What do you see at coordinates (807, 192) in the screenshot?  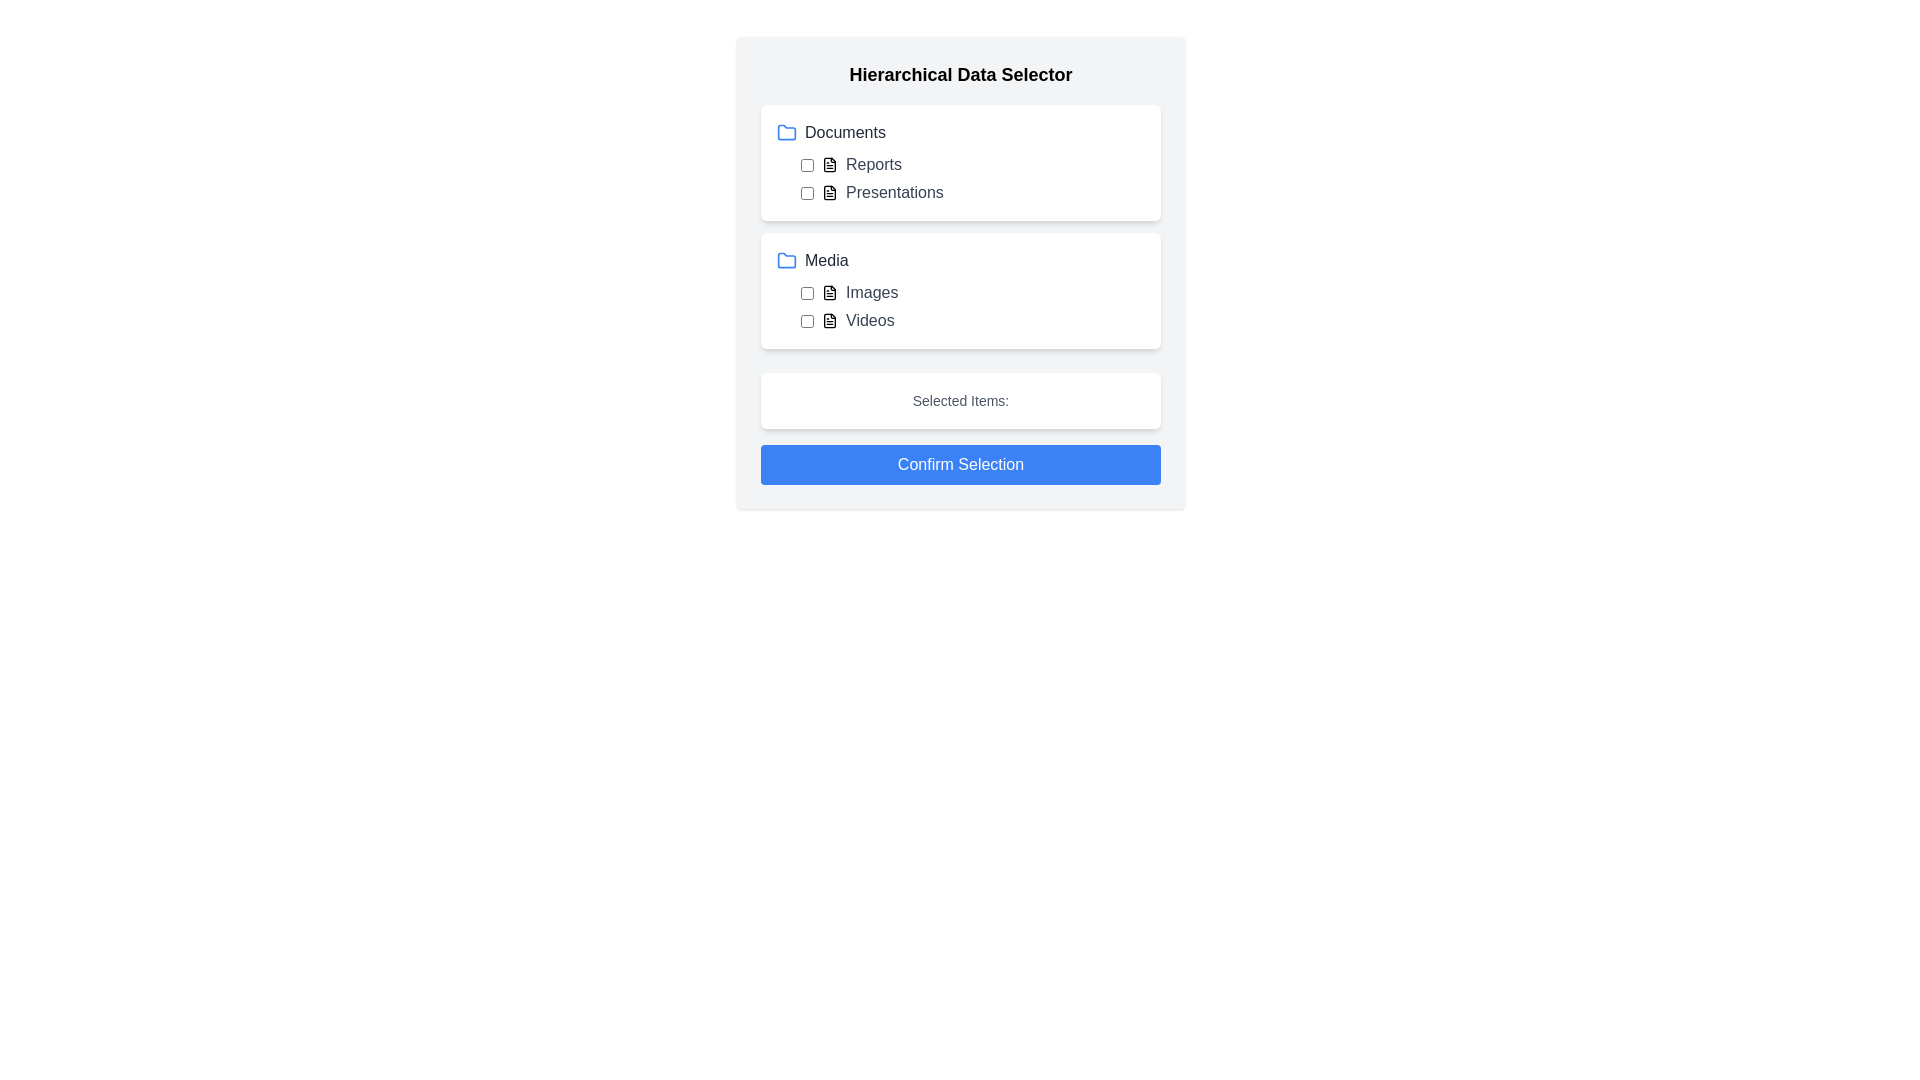 I see `the checkbox located to the left of the 'Presentations' label in the 'Documents' section of the 'Hierarchical Data Selector' widget` at bounding box center [807, 192].